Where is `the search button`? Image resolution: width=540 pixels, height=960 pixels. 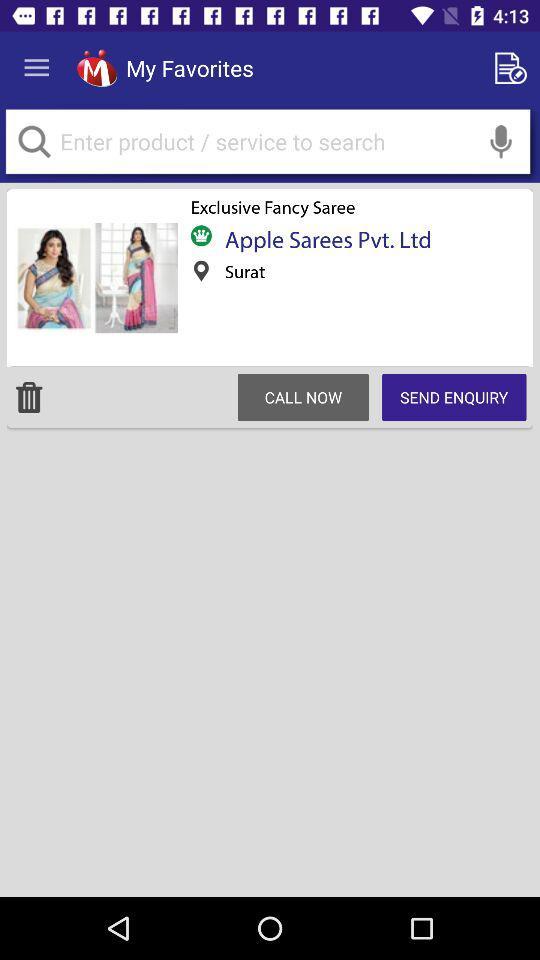 the search button is located at coordinates (33, 140).